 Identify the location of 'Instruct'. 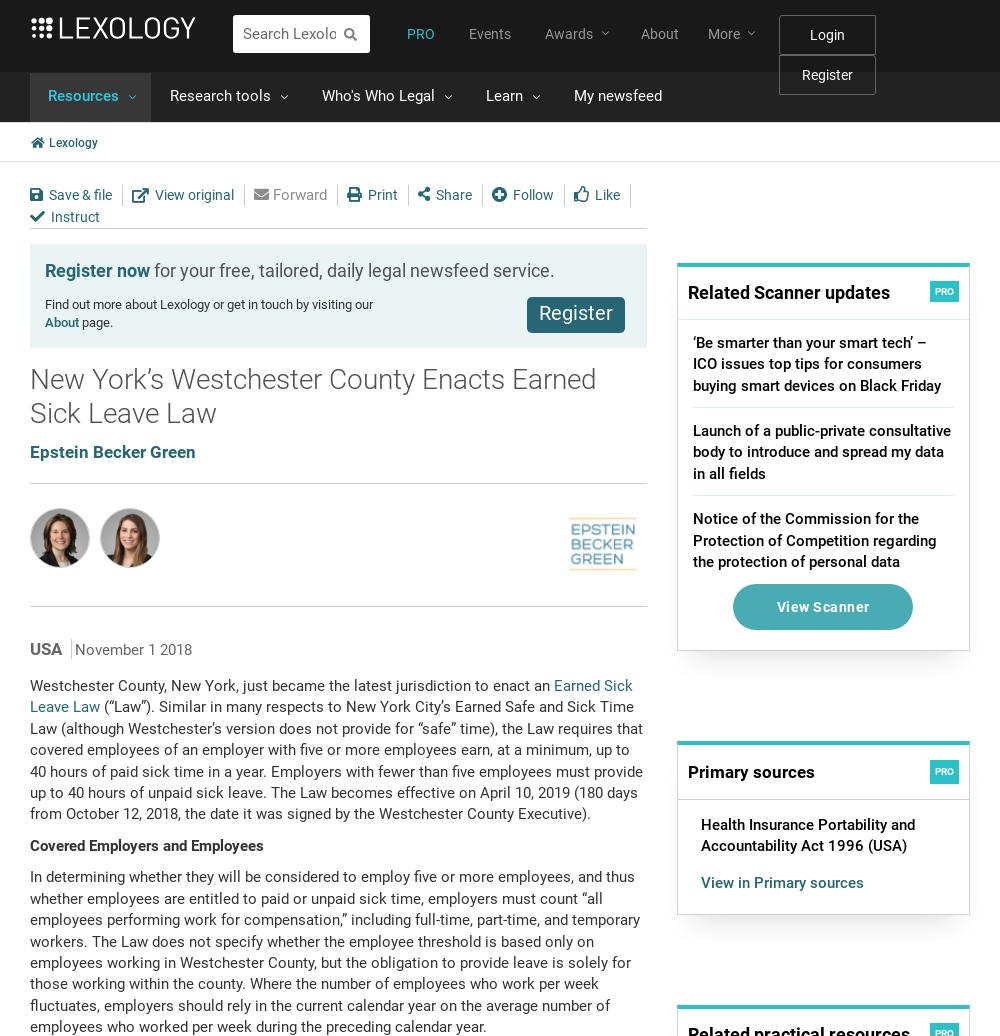
(73, 216).